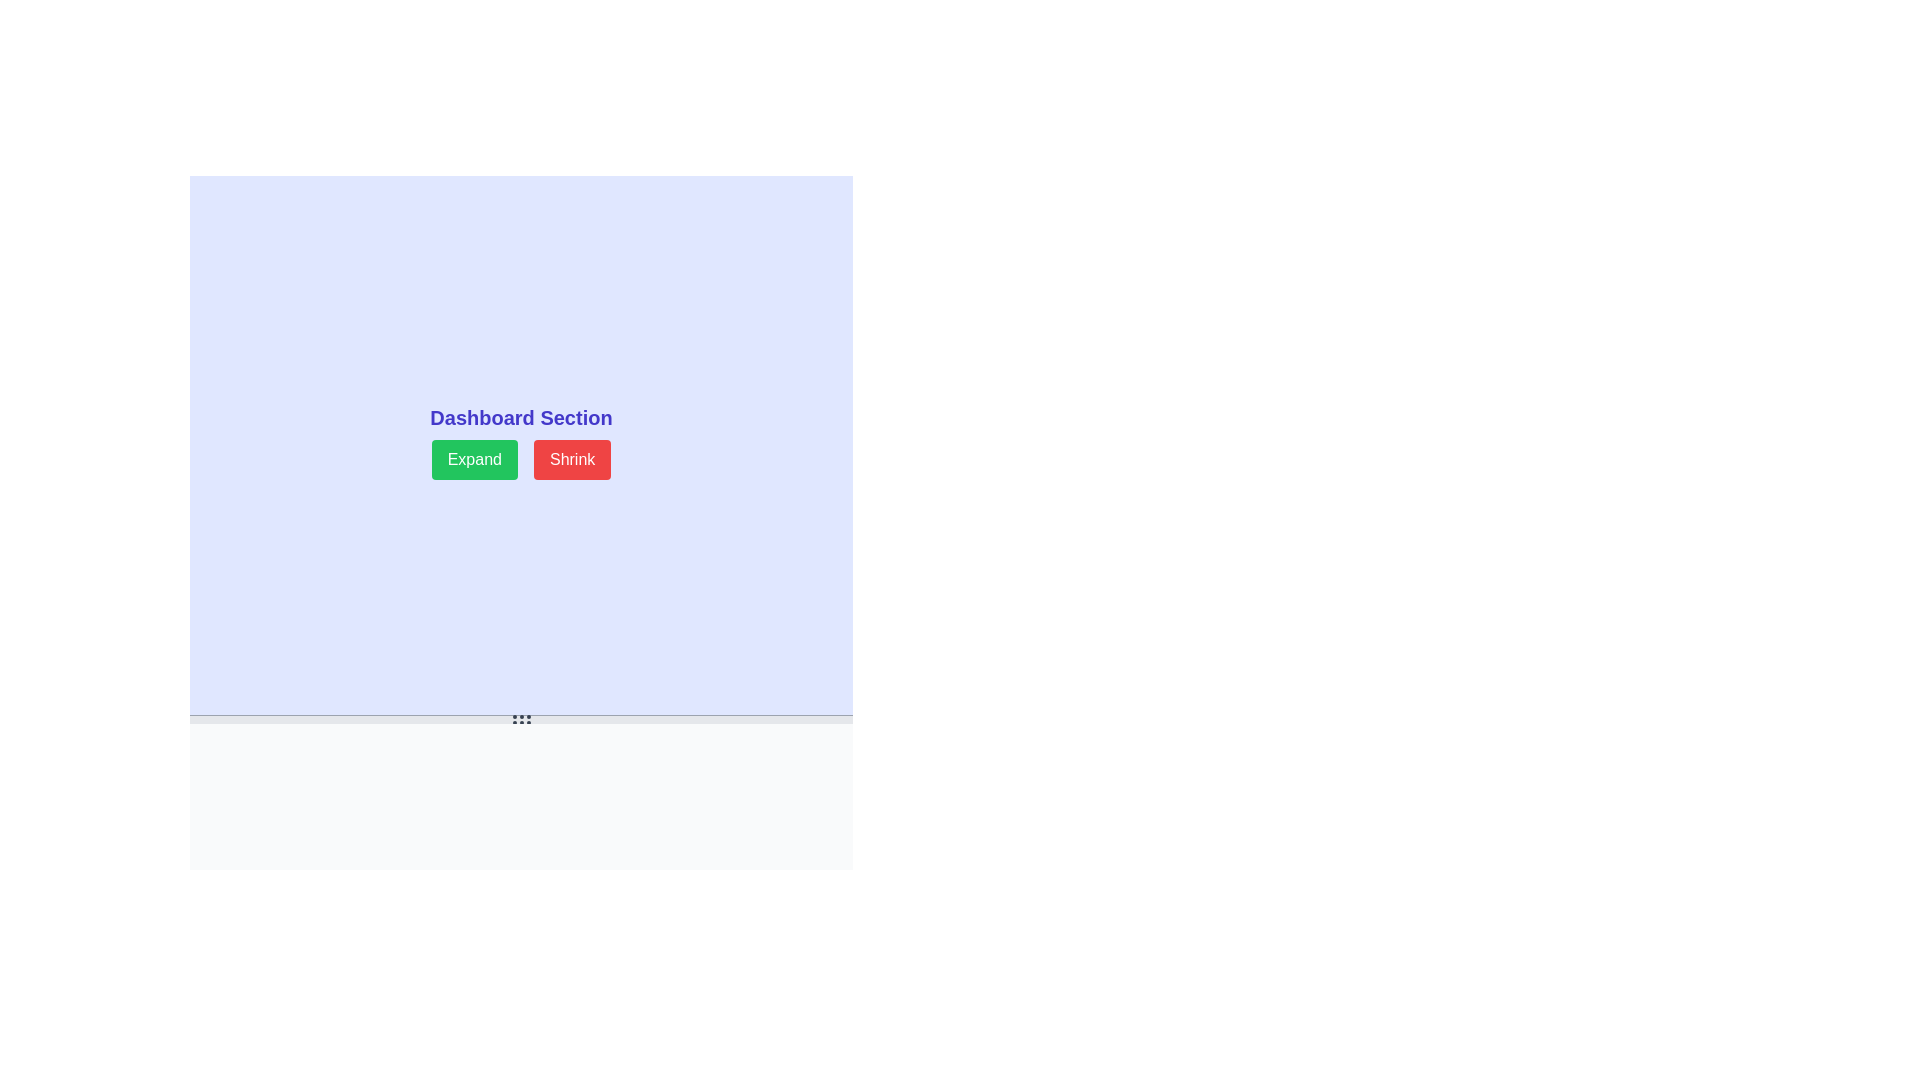 This screenshot has width=1920, height=1080. Describe the element at coordinates (521, 720) in the screenshot. I see `and drag the Drag handle located at the bottom center of the interface within the horizontal gray bar` at that location.